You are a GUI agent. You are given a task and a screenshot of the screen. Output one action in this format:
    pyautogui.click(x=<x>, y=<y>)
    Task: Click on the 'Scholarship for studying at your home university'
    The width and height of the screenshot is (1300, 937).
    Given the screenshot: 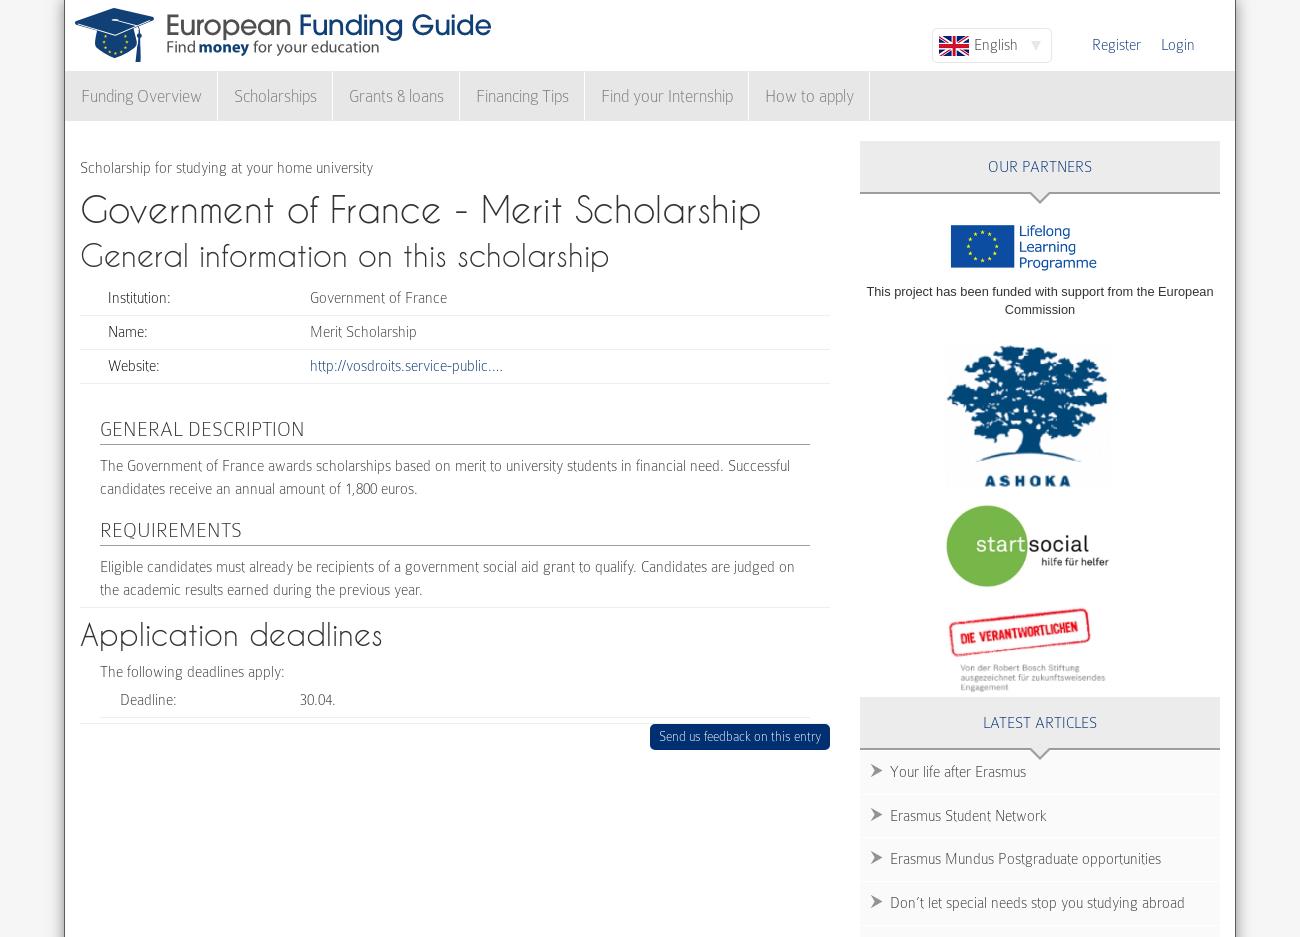 What is the action you would take?
    pyautogui.click(x=225, y=165)
    